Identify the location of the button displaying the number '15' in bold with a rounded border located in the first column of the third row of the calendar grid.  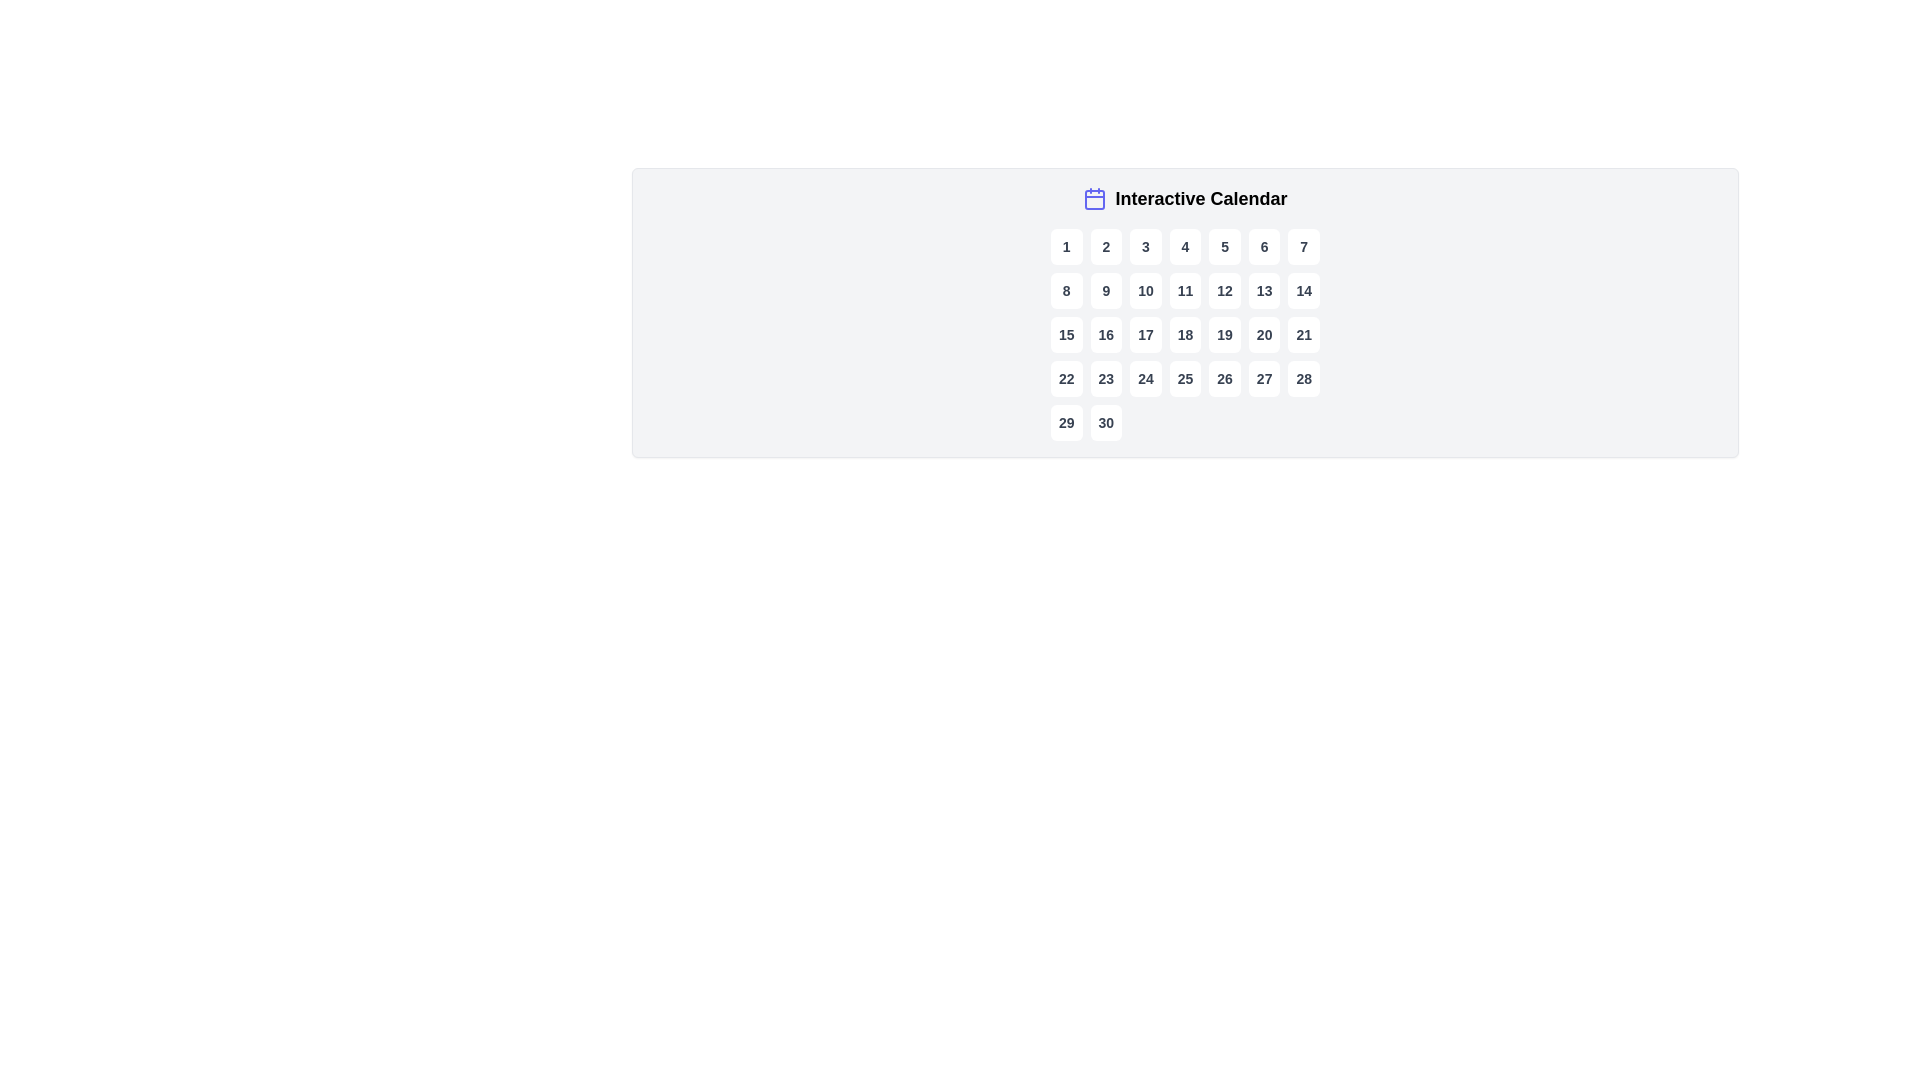
(1065, 334).